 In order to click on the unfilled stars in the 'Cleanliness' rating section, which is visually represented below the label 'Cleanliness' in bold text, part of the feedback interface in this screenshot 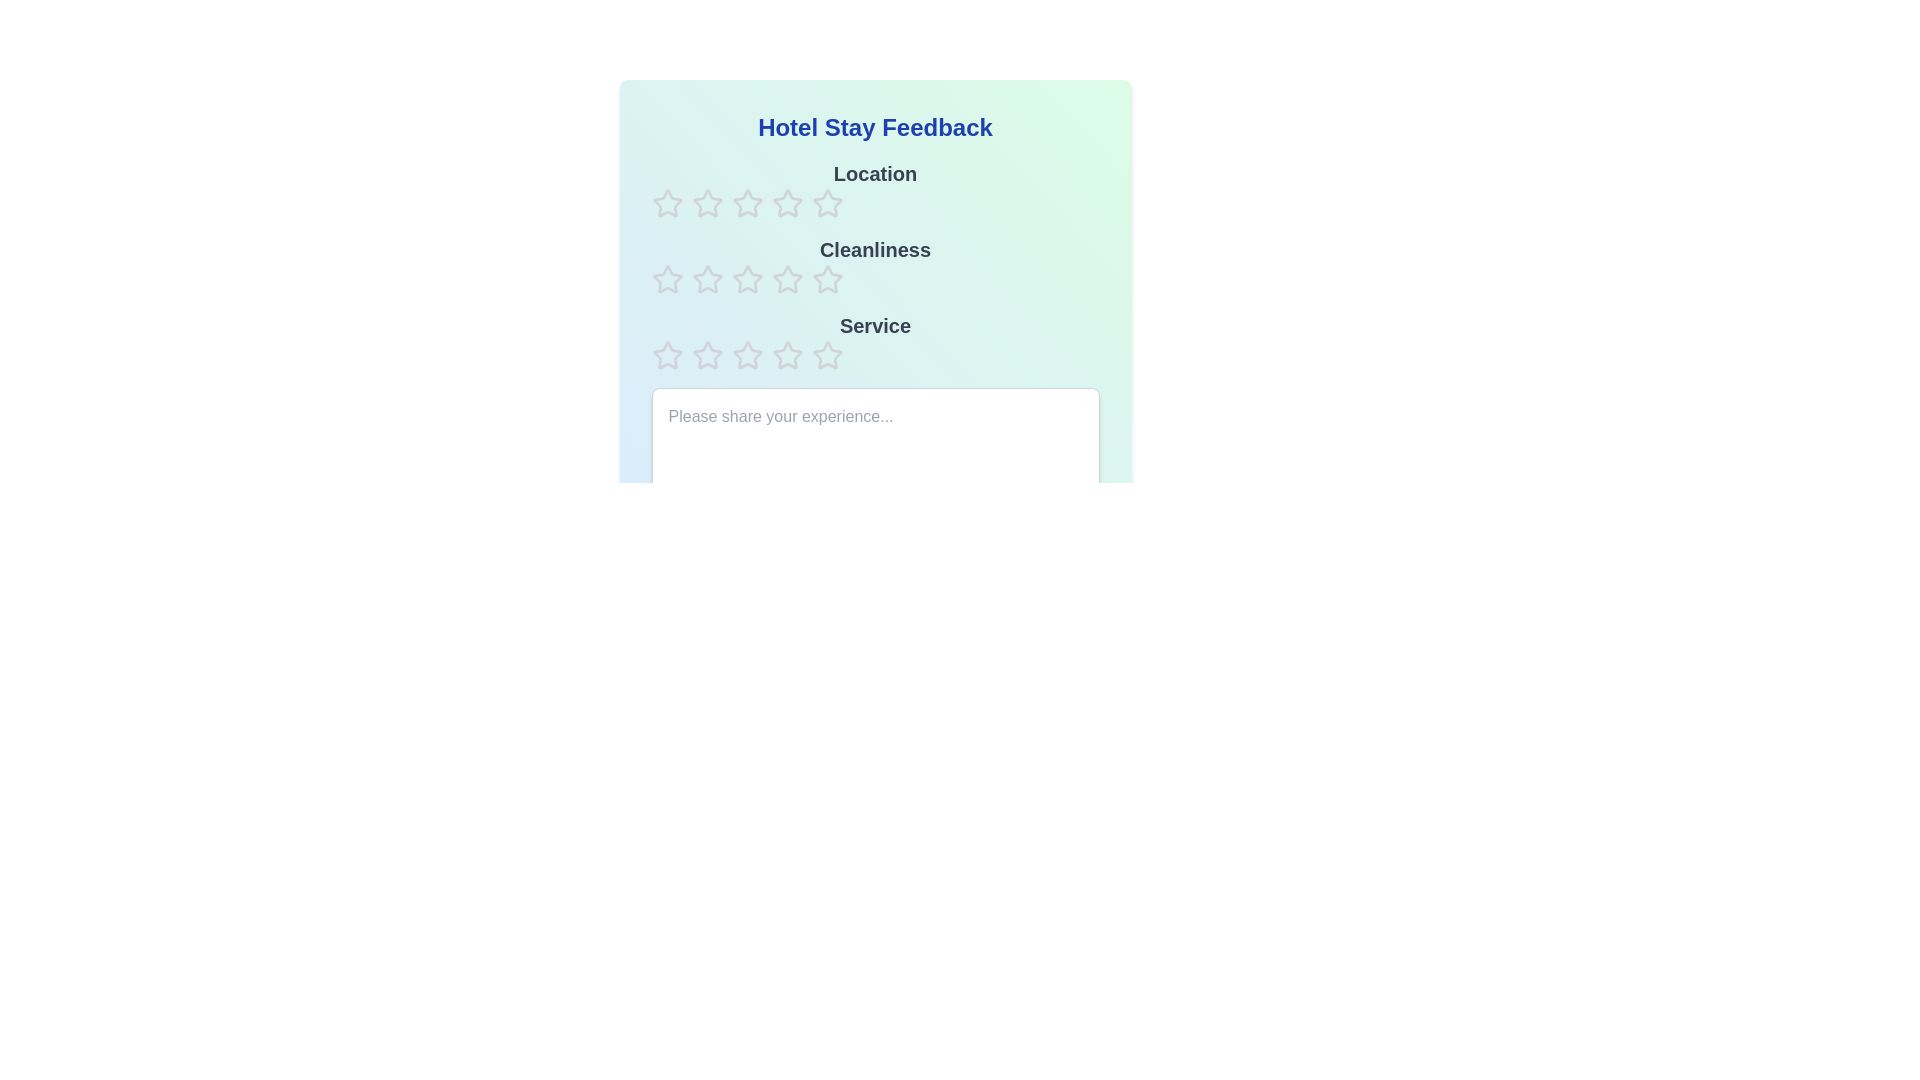, I will do `click(875, 265)`.